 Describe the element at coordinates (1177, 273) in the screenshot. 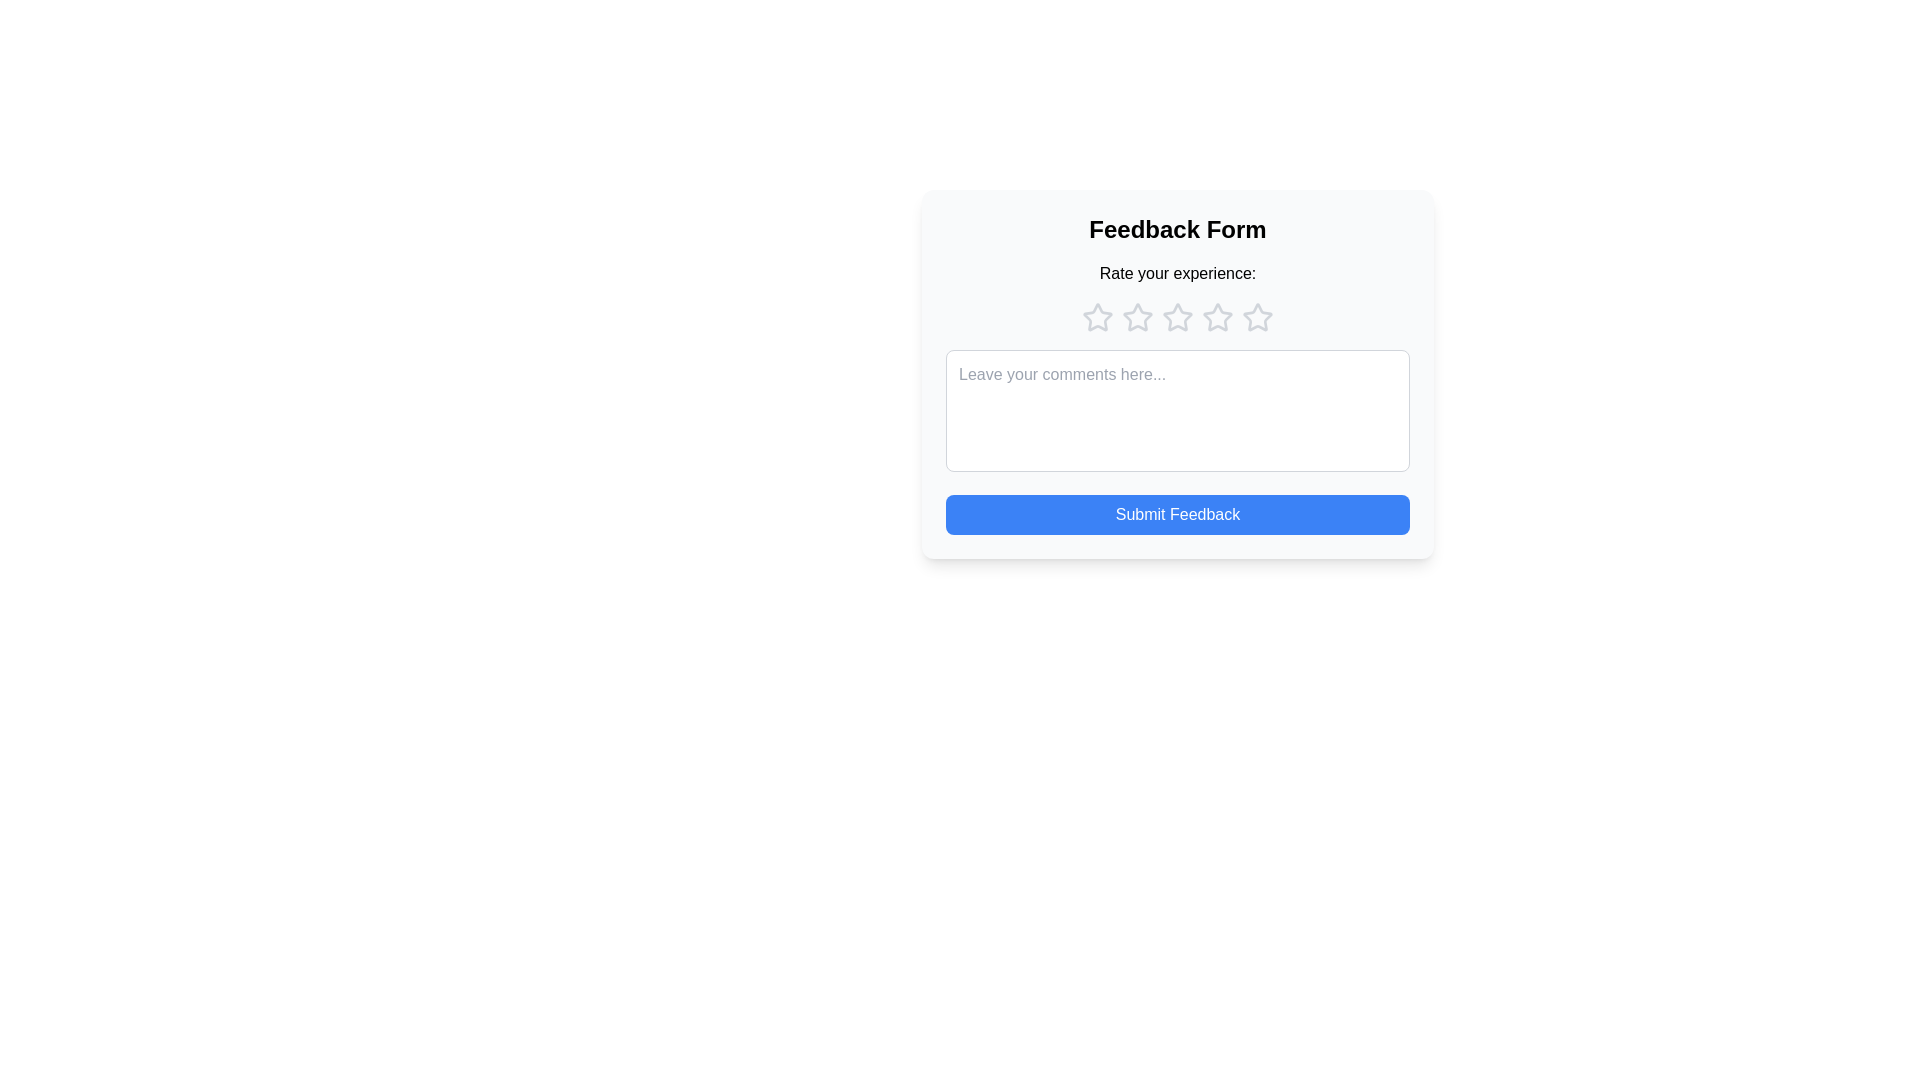

I see `text label that prompts the user to rate their experience, located below the 'Feedback Form' title and above the star icons` at that location.